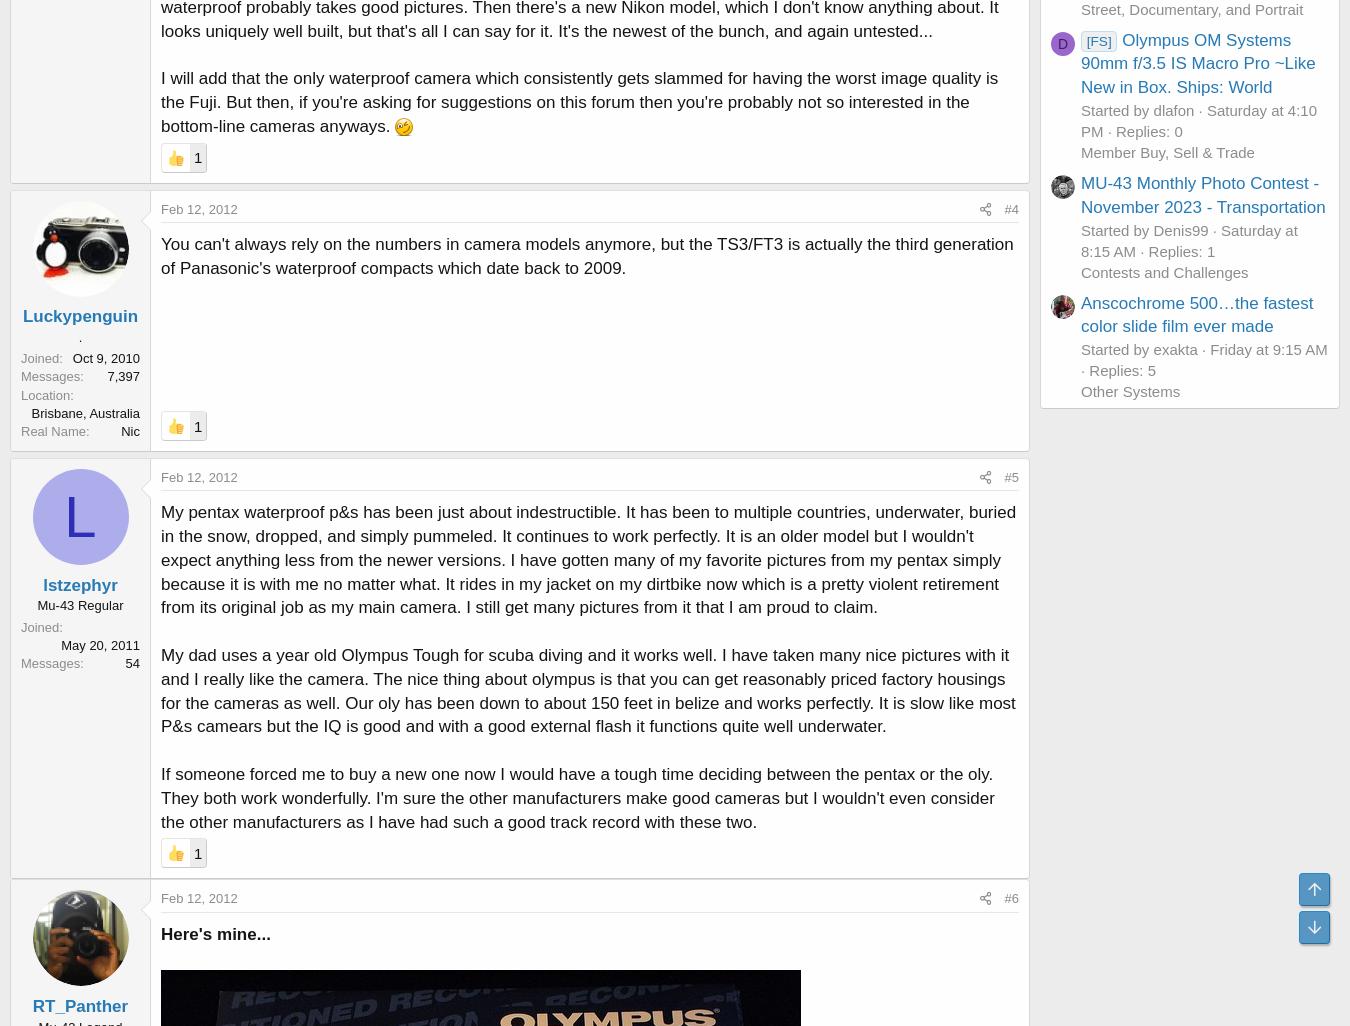 The image size is (1350, 1026). What do you see at coordinates (588, 559) in the screenshot?
I see `'My pentax waterproof p&s has been just about indestructible.  It has been to multiple countries, underwater, buried in the snow, dropped, and simply pummeled.   It continues to work perfectly.  It is an older model but I wouldn't expect anything less from the newer versions.  I have gotten many of my favorite pictures from my pentax simply because it is with me no matter what.  It rides in my jacket on my dirtbike now which is a pretty violent retirement from its original job as my main camera.  I still get many pictures from it that I am proud to claim.'` at bounding box center [588, 559].